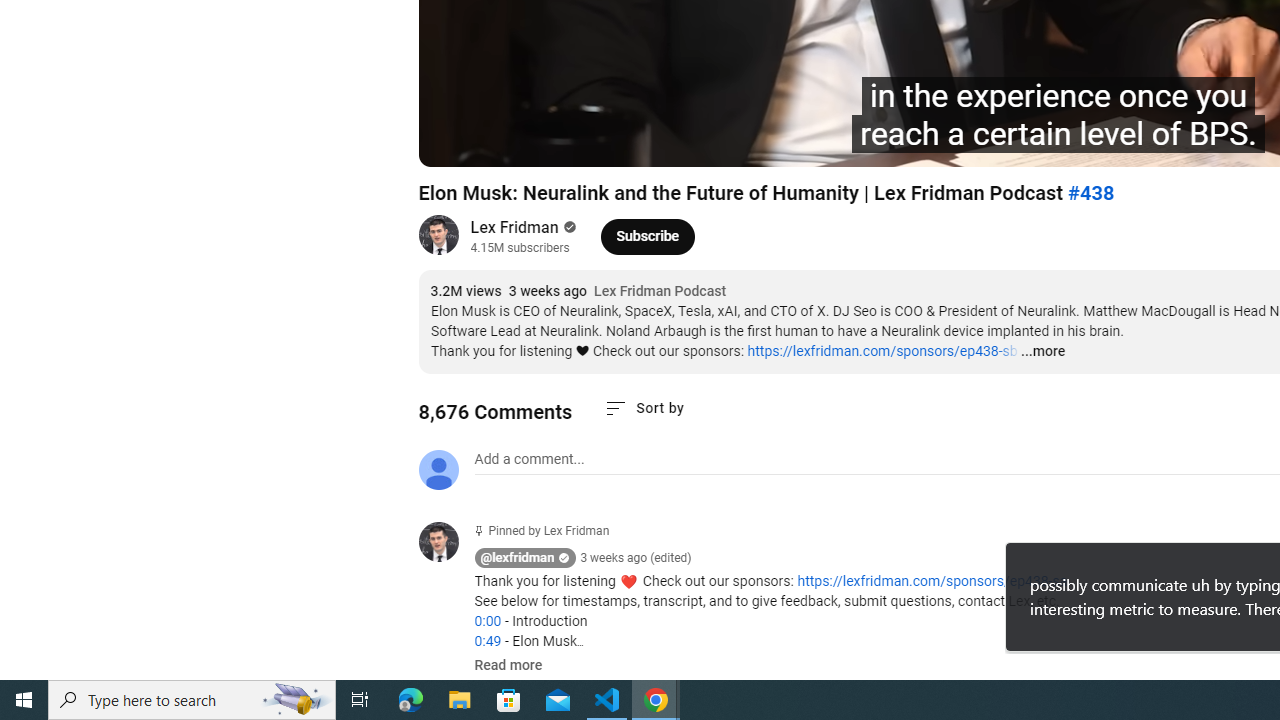 This screenshot has height=720, width=1280. I want to click on 'Read more', so click(508, 666).